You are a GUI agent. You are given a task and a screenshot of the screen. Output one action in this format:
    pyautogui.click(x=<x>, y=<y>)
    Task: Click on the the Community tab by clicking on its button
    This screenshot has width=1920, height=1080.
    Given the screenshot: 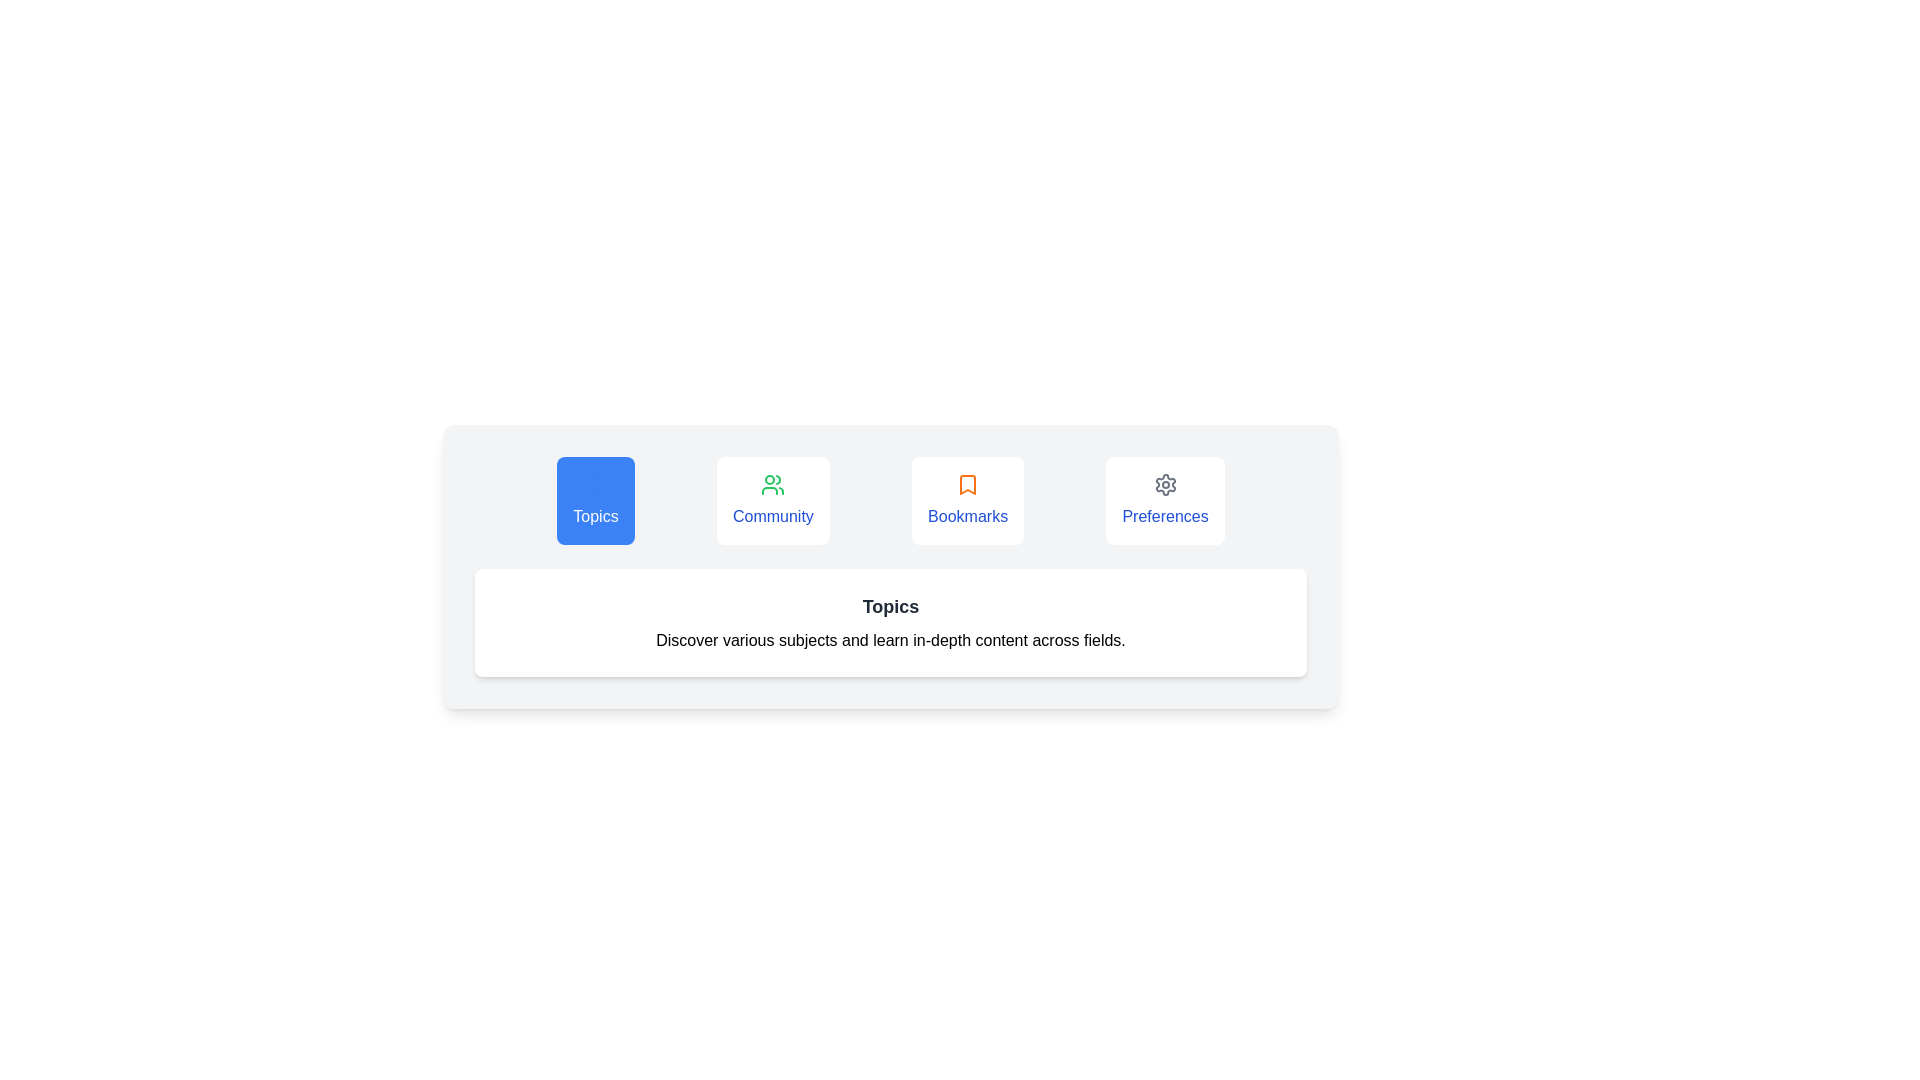 What is the action you would take?
    pyautogui.click(x=772, y=500)
    